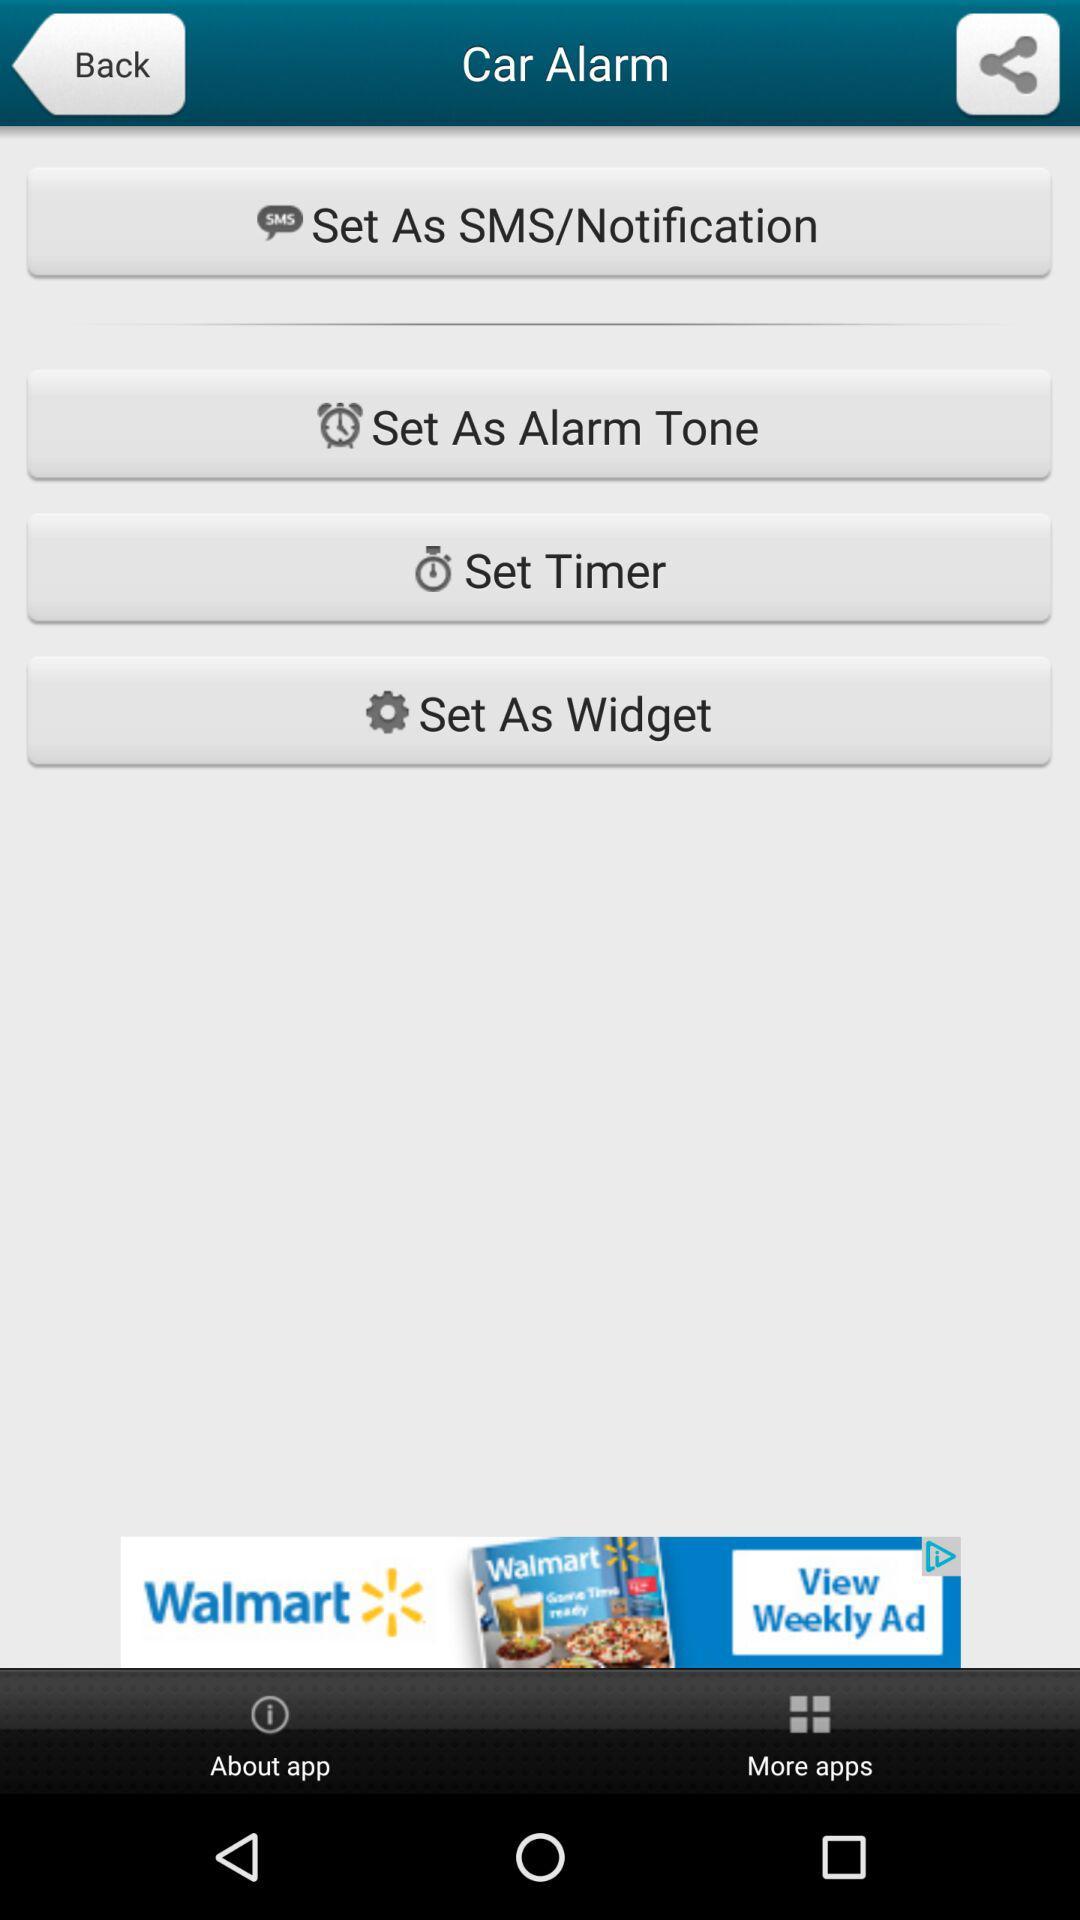  Describe the element at coordinates (540, 1602) in the screenshot. I see `the add image` at that location.